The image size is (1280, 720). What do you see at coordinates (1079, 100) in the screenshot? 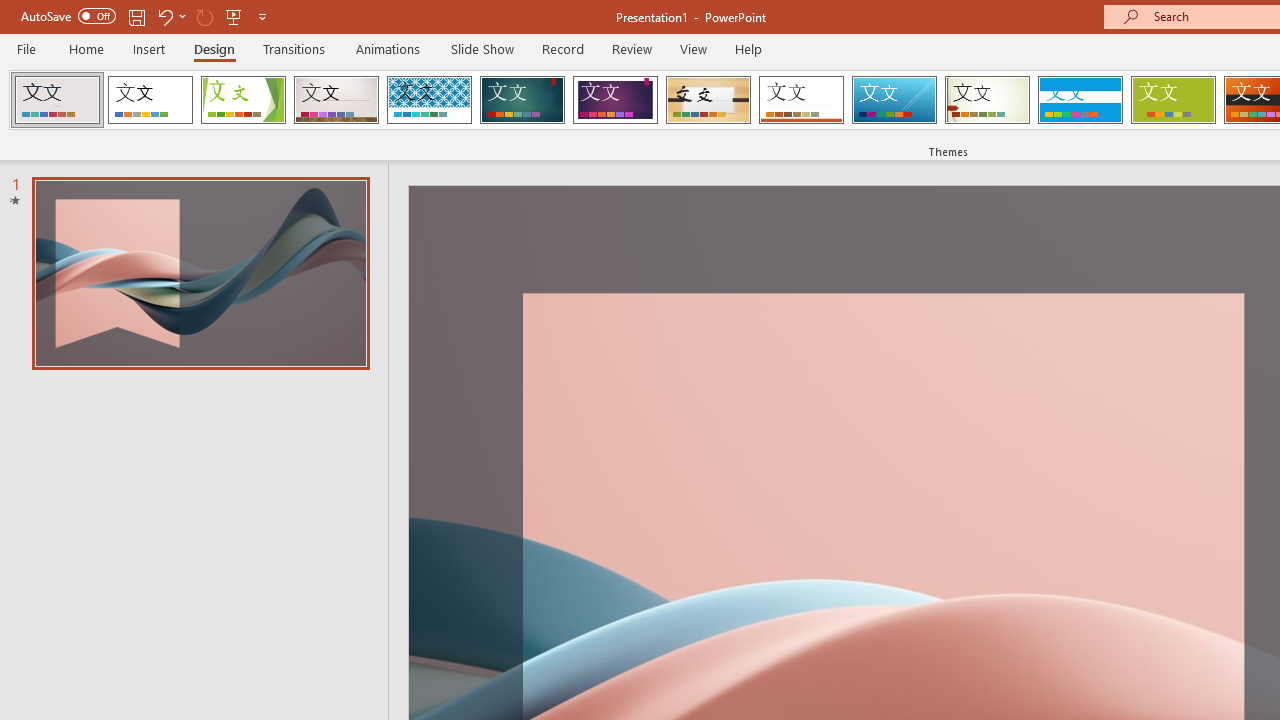
I see `'Banded'` at bounding box center [1079, 100].